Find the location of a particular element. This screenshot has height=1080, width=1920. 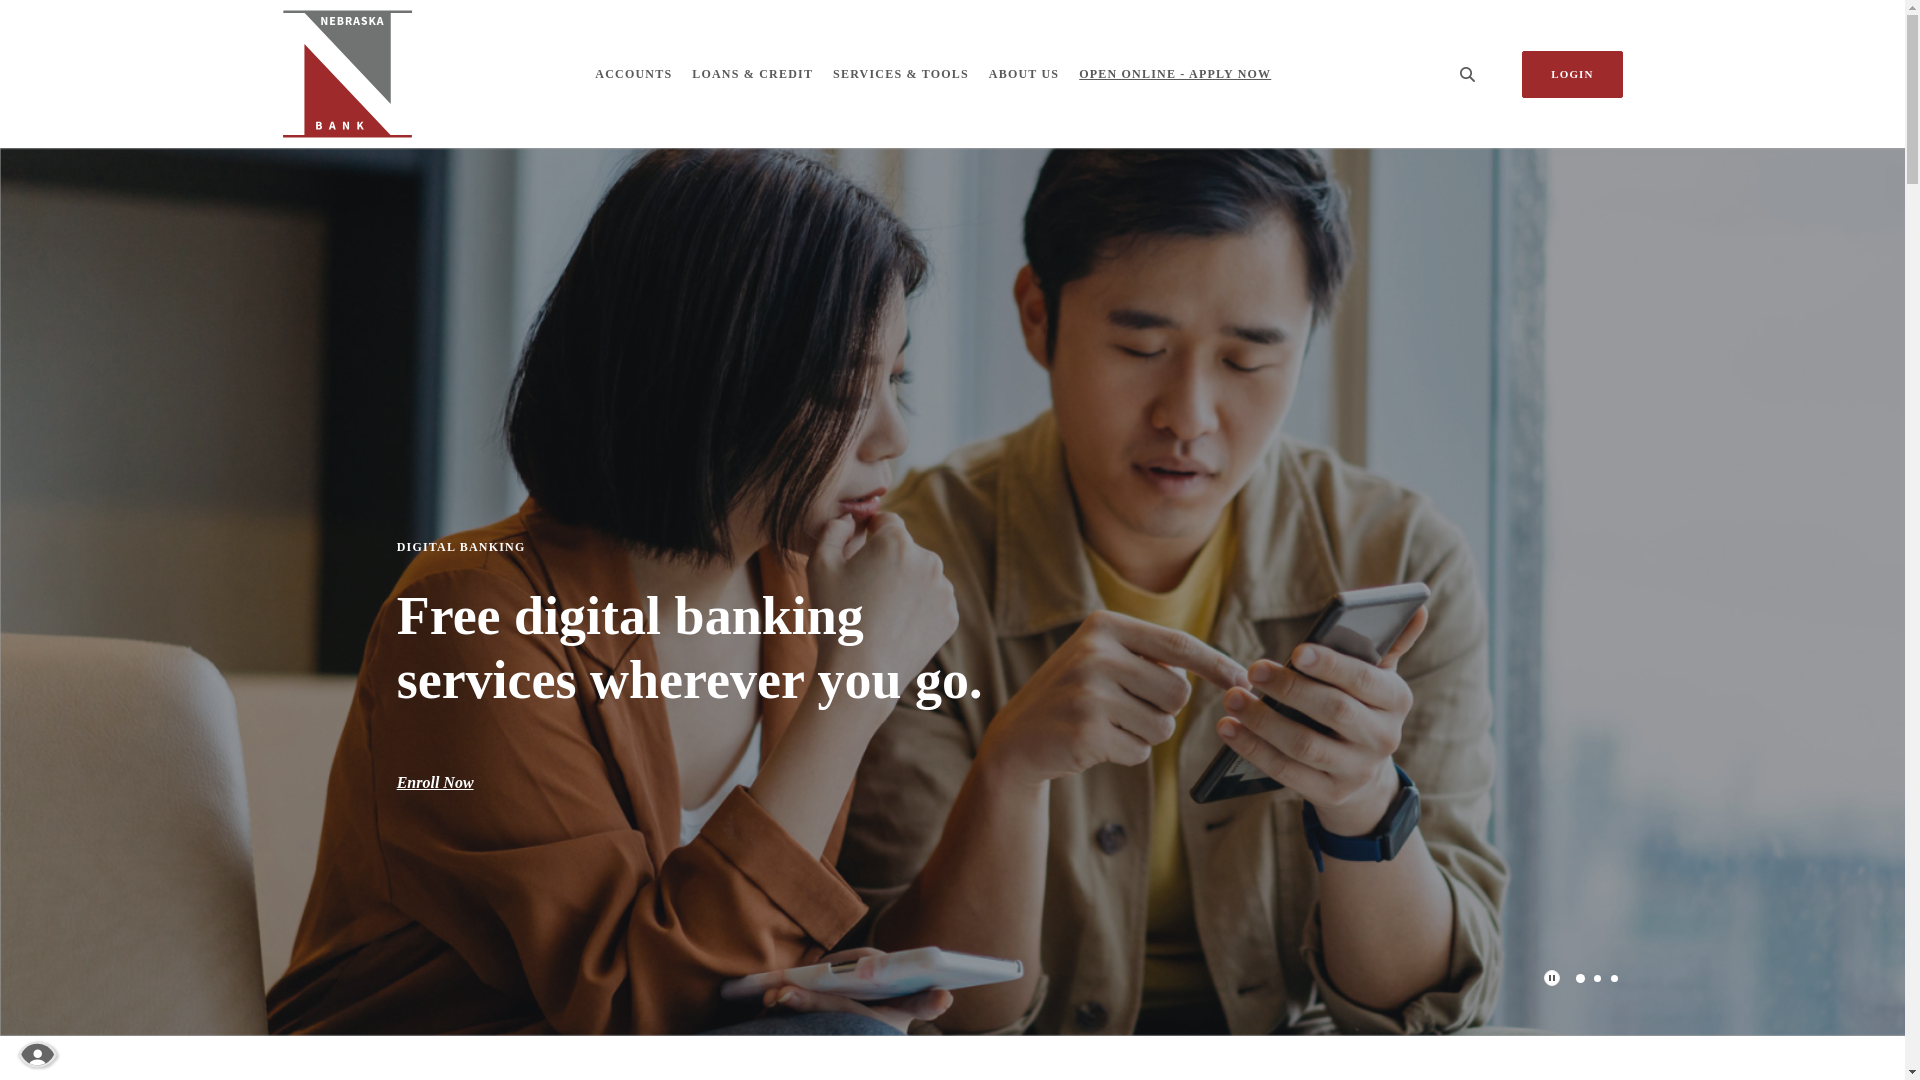

'2' is located at coordinates (1596, 977).